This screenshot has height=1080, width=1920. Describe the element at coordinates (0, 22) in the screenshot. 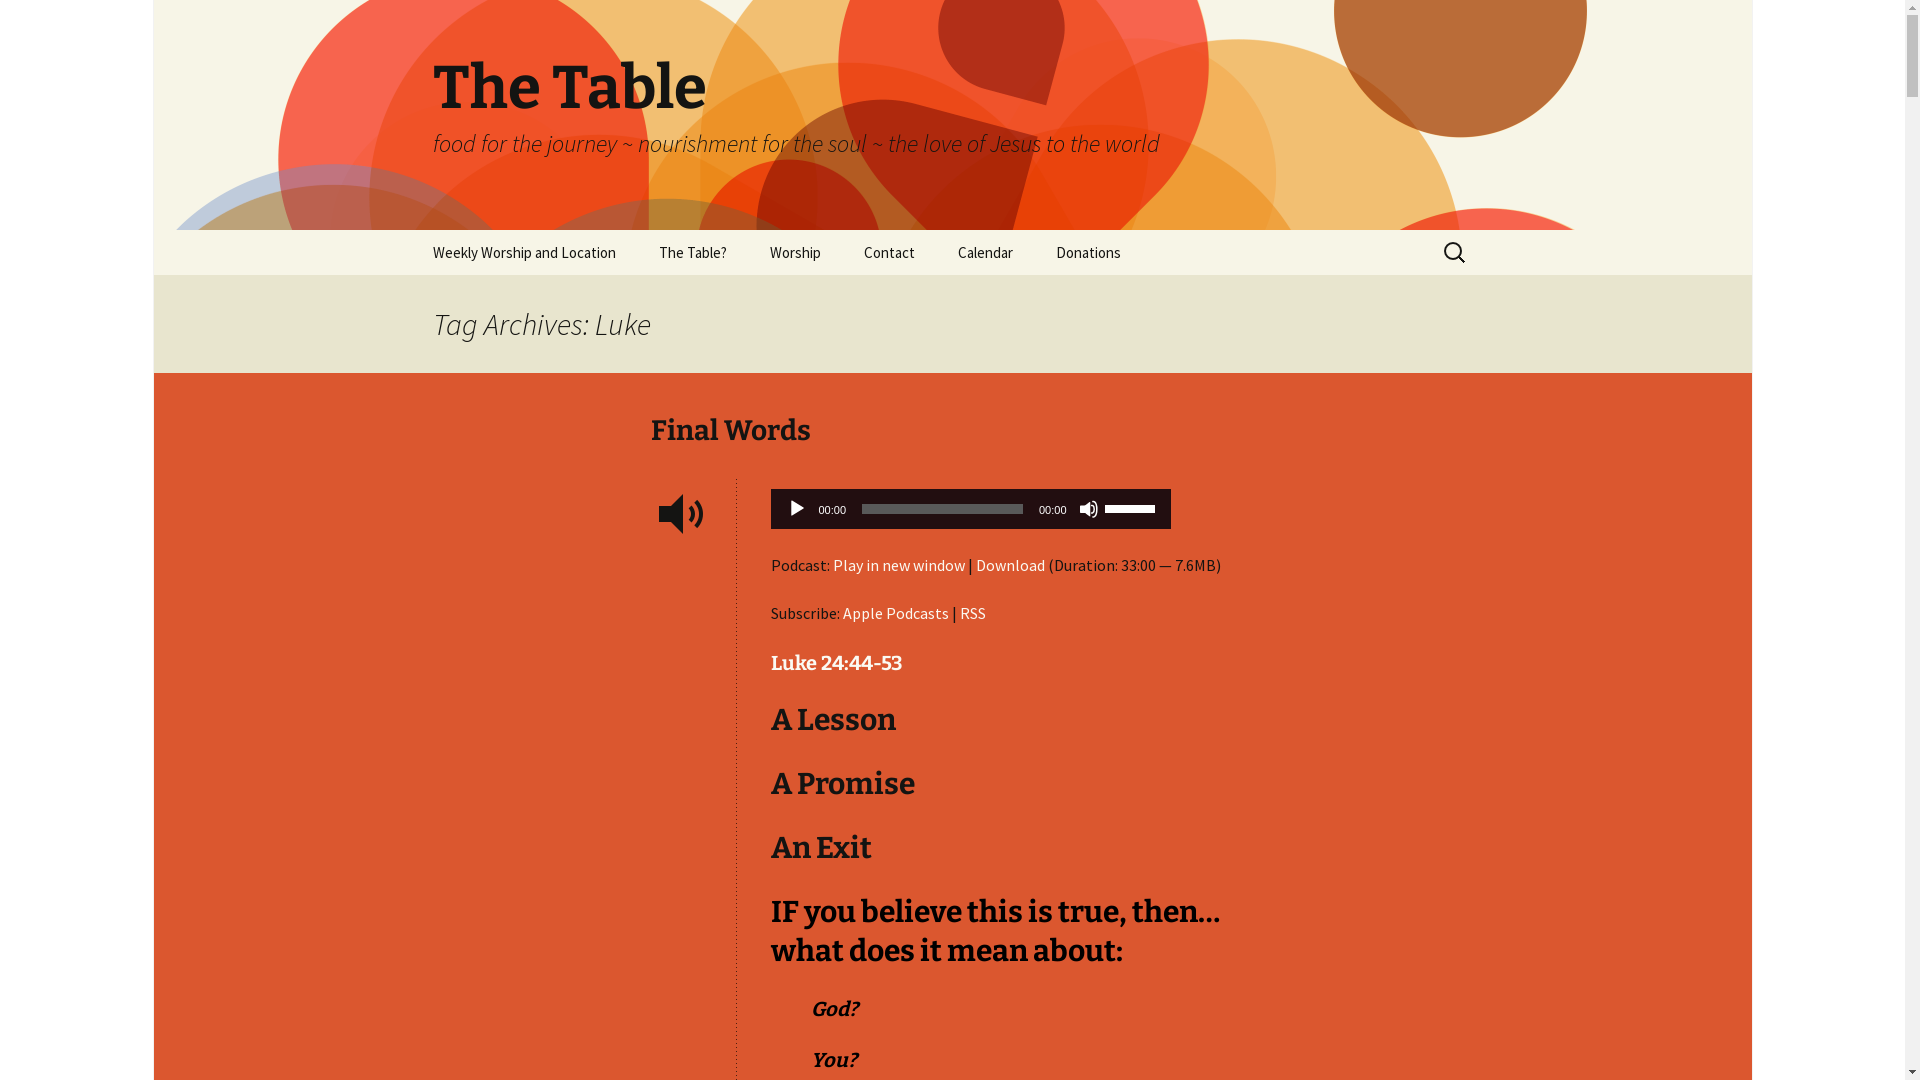

I see `'Search'` at that location.